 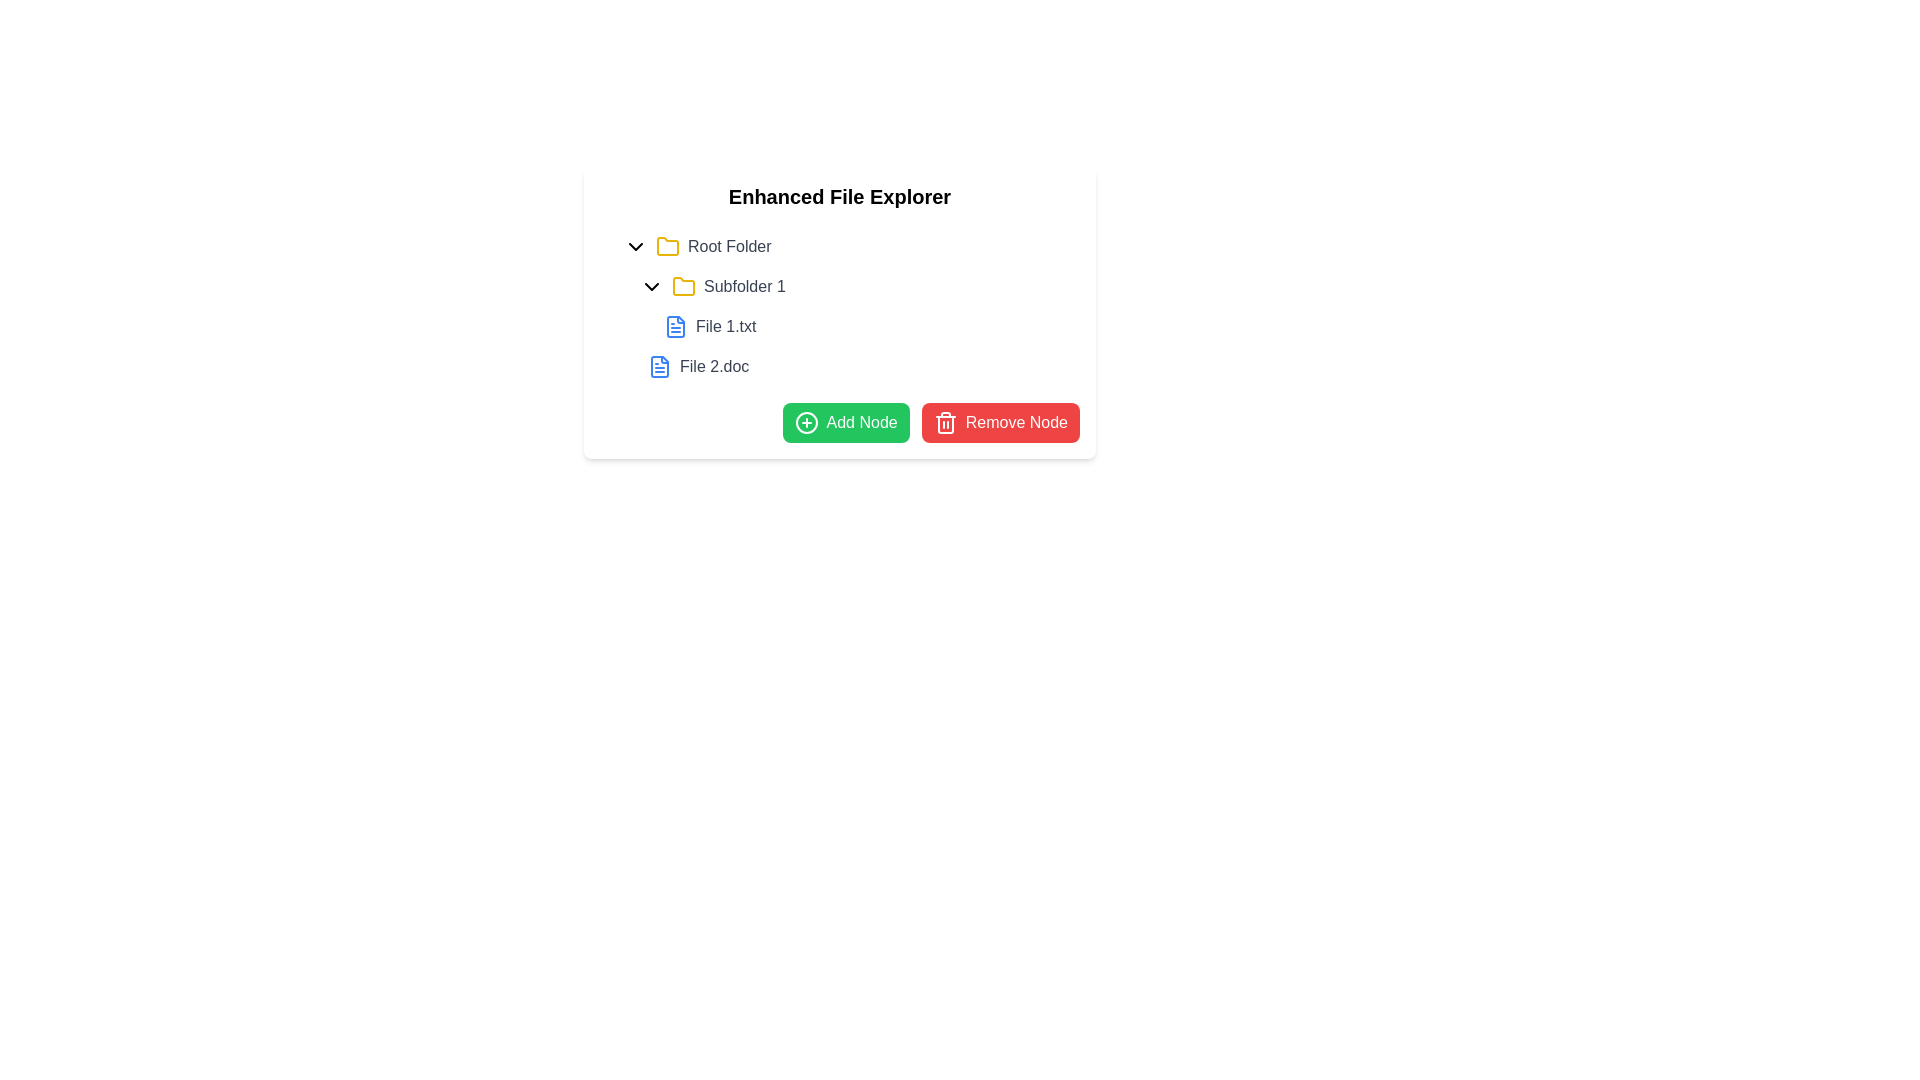 What do you see at coordinates (840, 196) in the screenshot?
I see `the Header text element at the top of the file explorer interface, which serves as the title for the section` at bounding box center [840, 196].